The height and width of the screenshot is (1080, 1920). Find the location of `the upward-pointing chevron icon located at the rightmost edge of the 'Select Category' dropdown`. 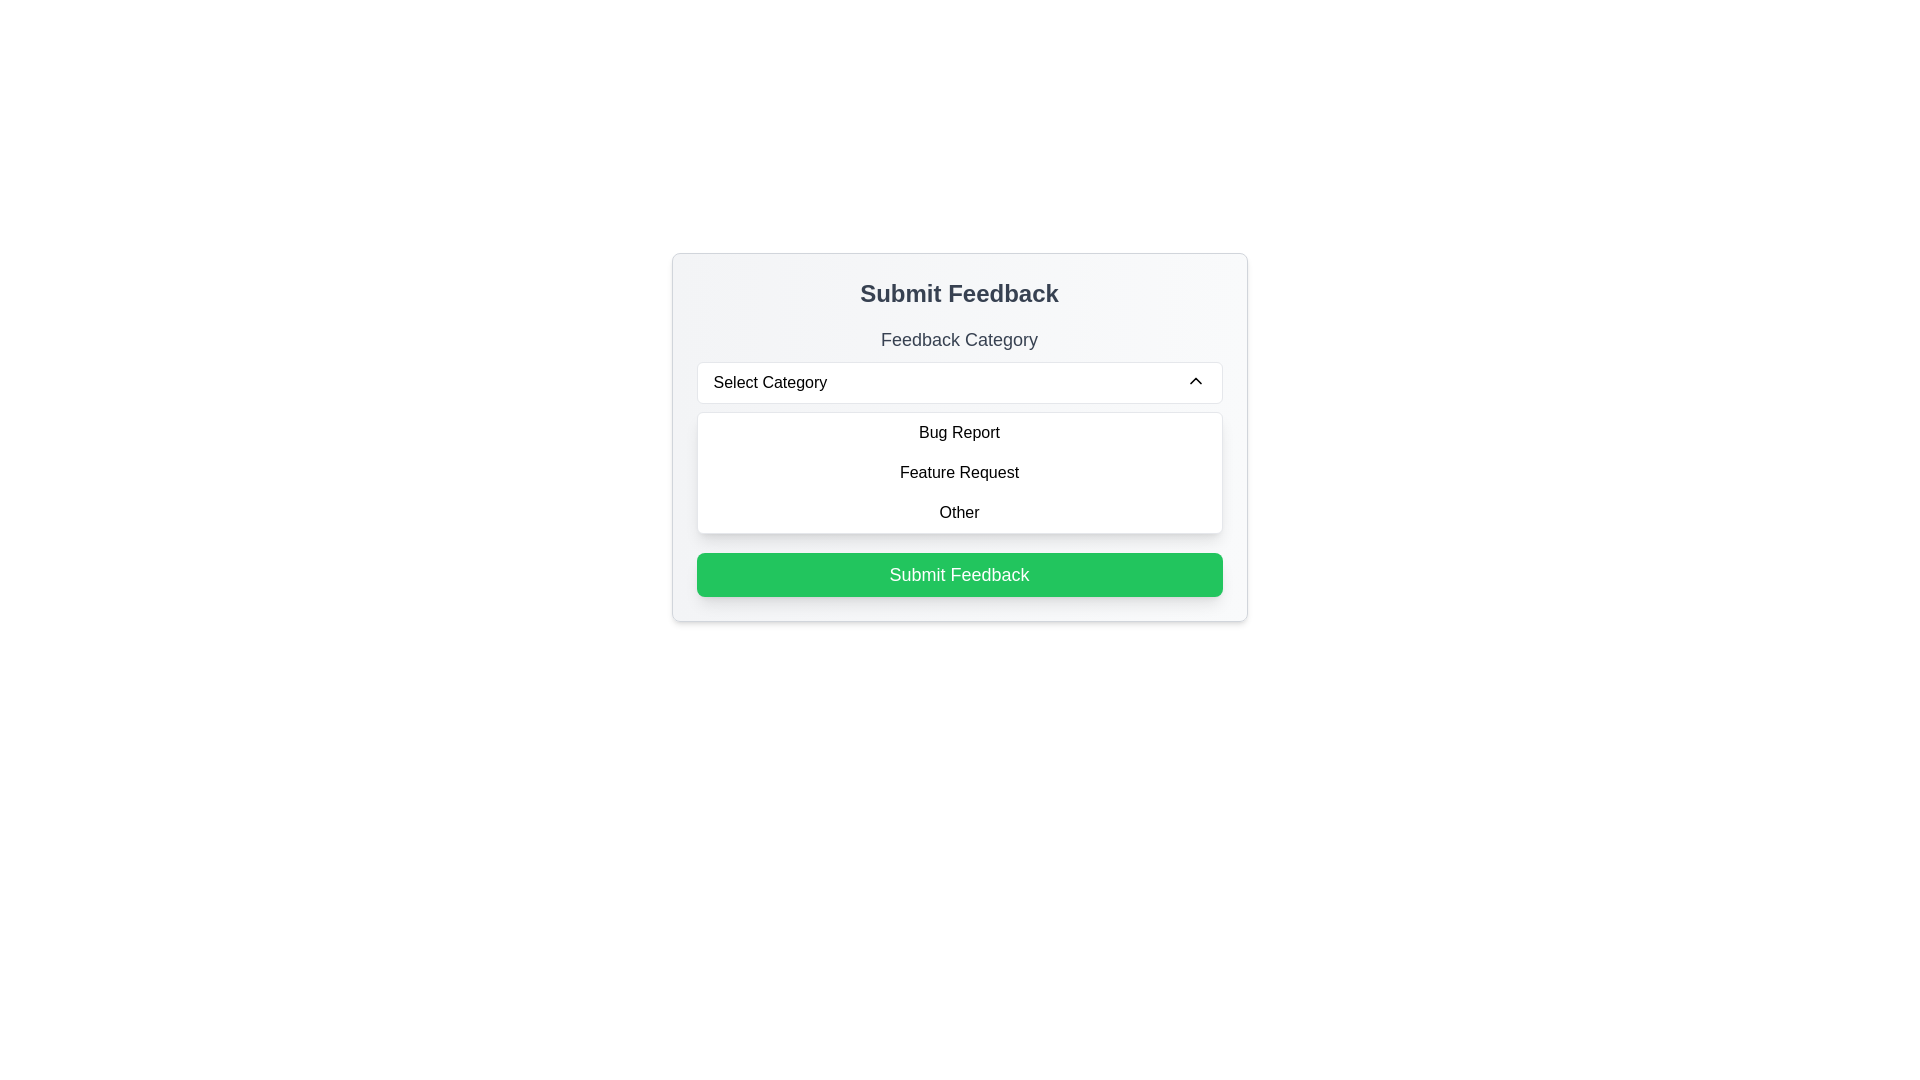

the upward-pointing chevron icon located at the rightmost edge of the 'Select Category' dropdown is located at coordinates (1195, 381).